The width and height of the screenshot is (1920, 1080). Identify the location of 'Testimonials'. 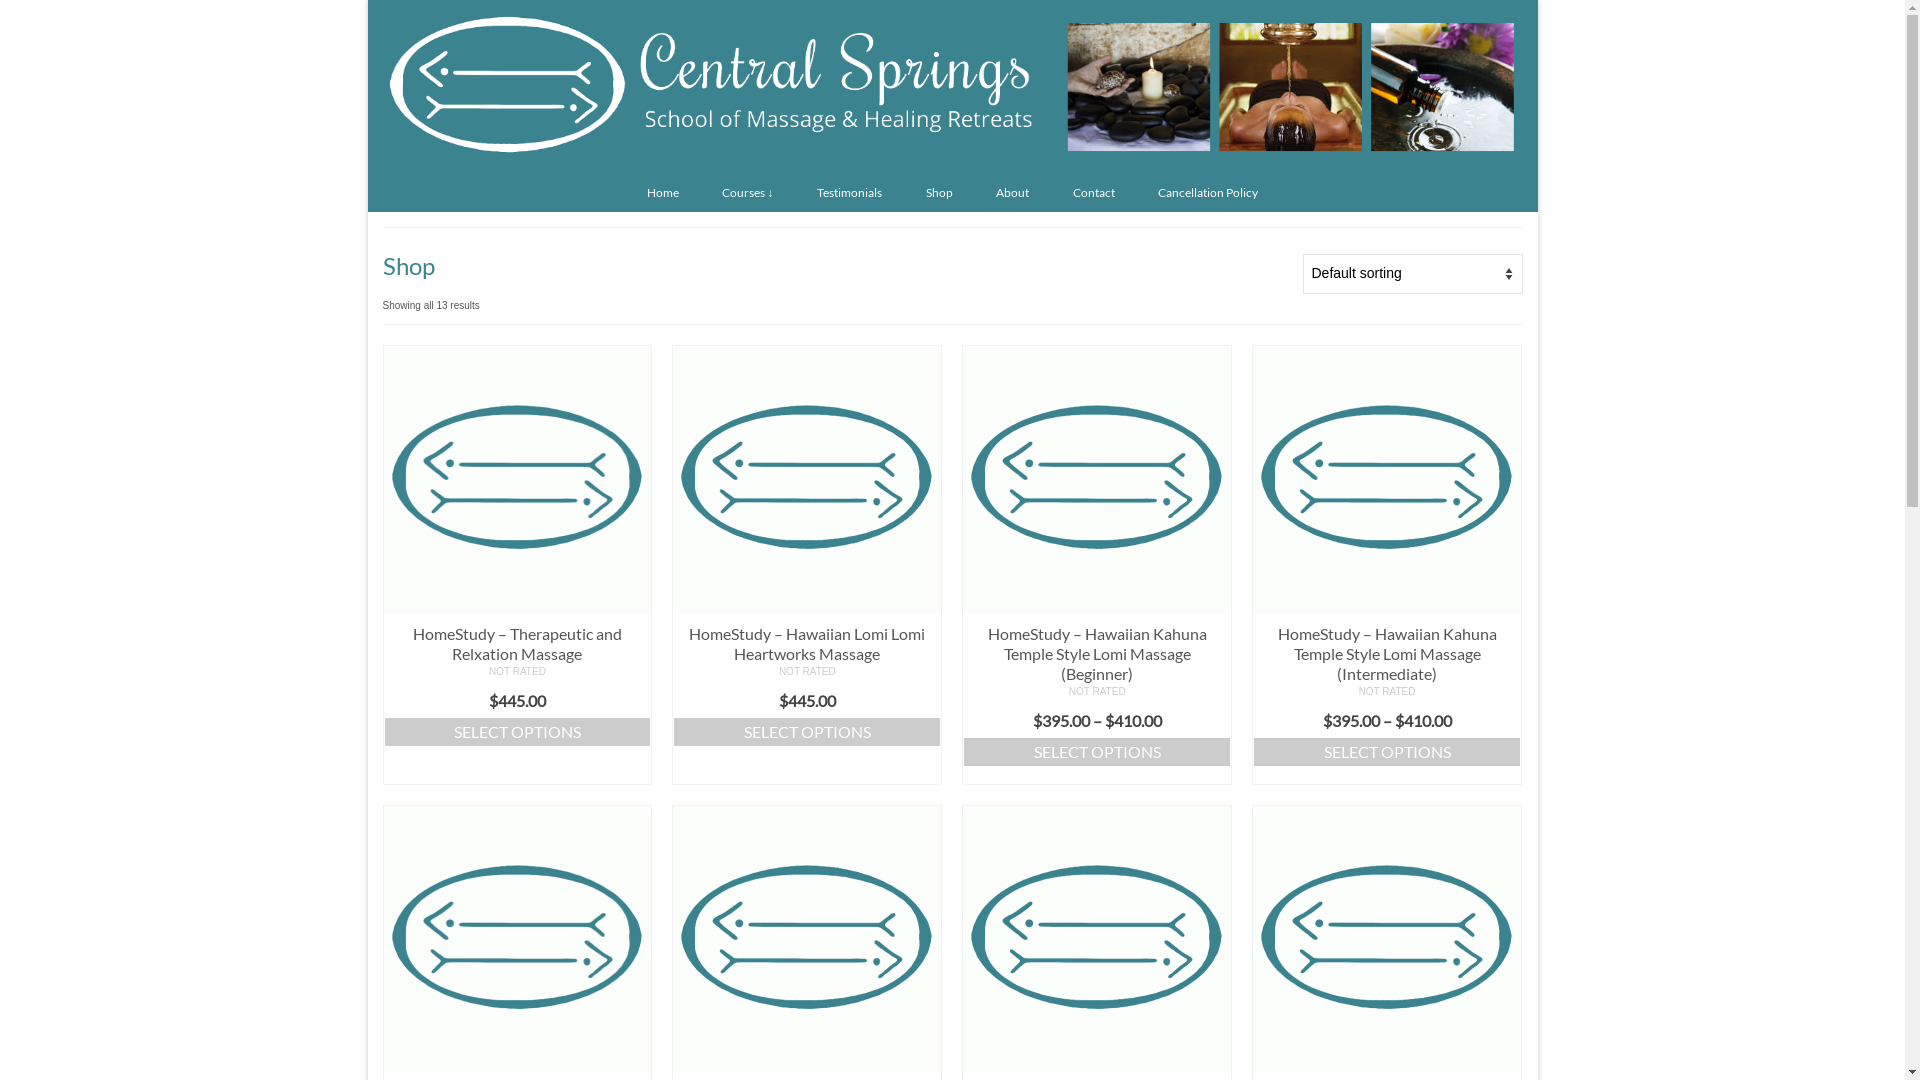
(849, 192).